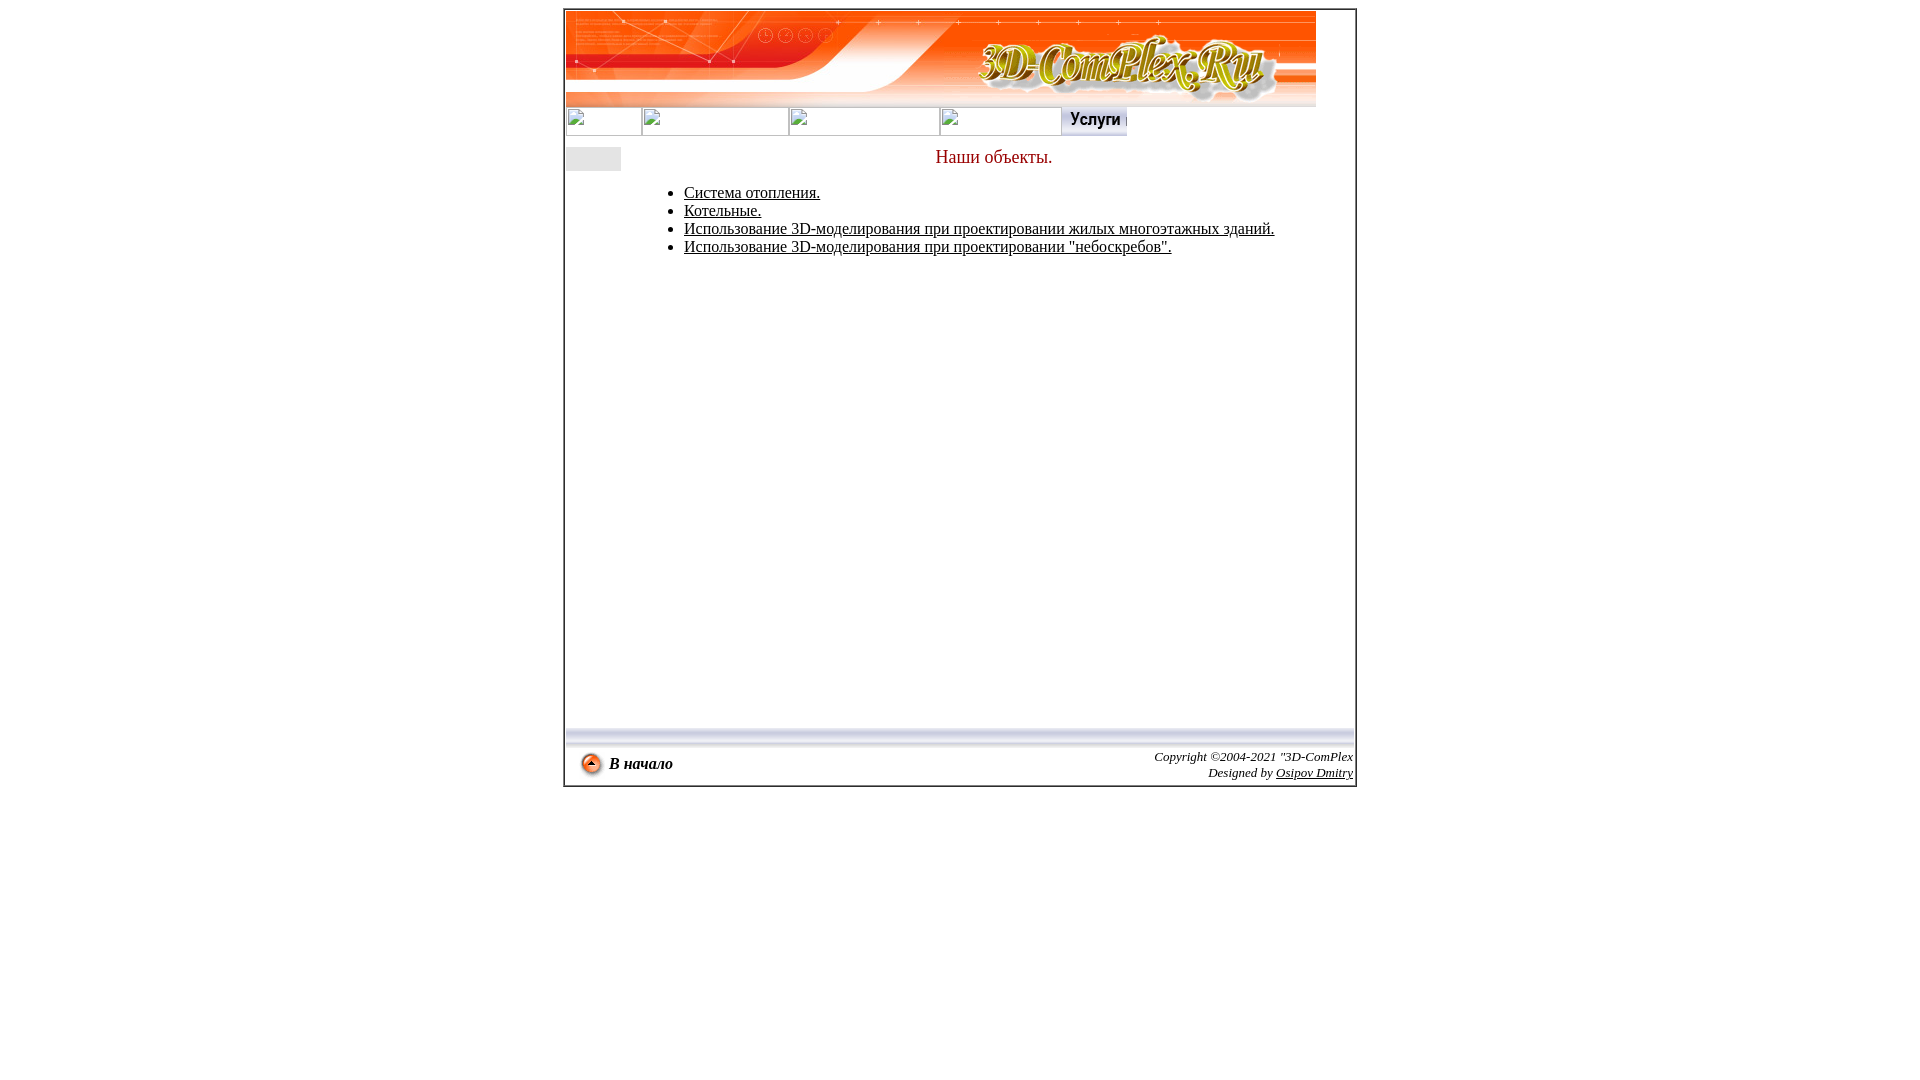 The image size is (1920, 1080). What do you see at coordinates (1314, 771) in the screenshot?
I see `'Osipov Dmitry'` at bounding box center [1314, 771].